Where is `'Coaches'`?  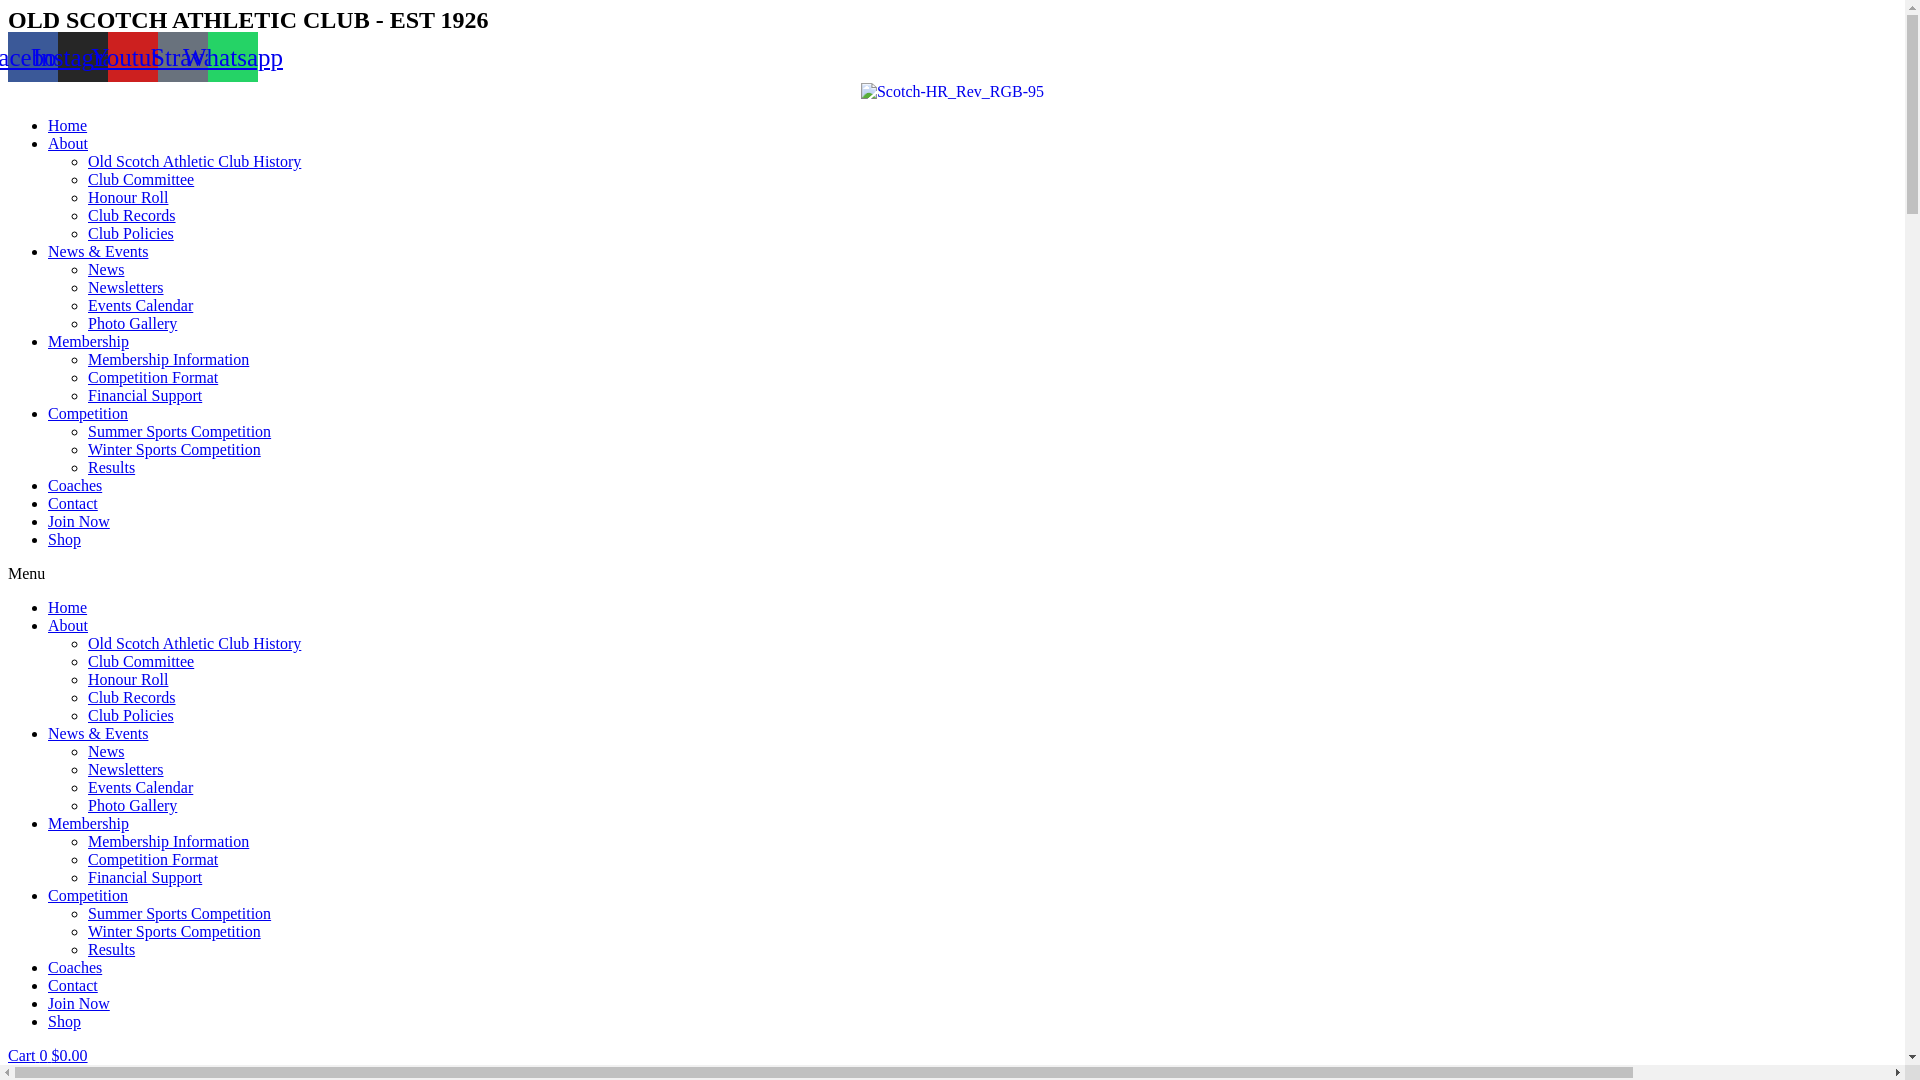
'Coaches' is located at coordinates (75, 485).